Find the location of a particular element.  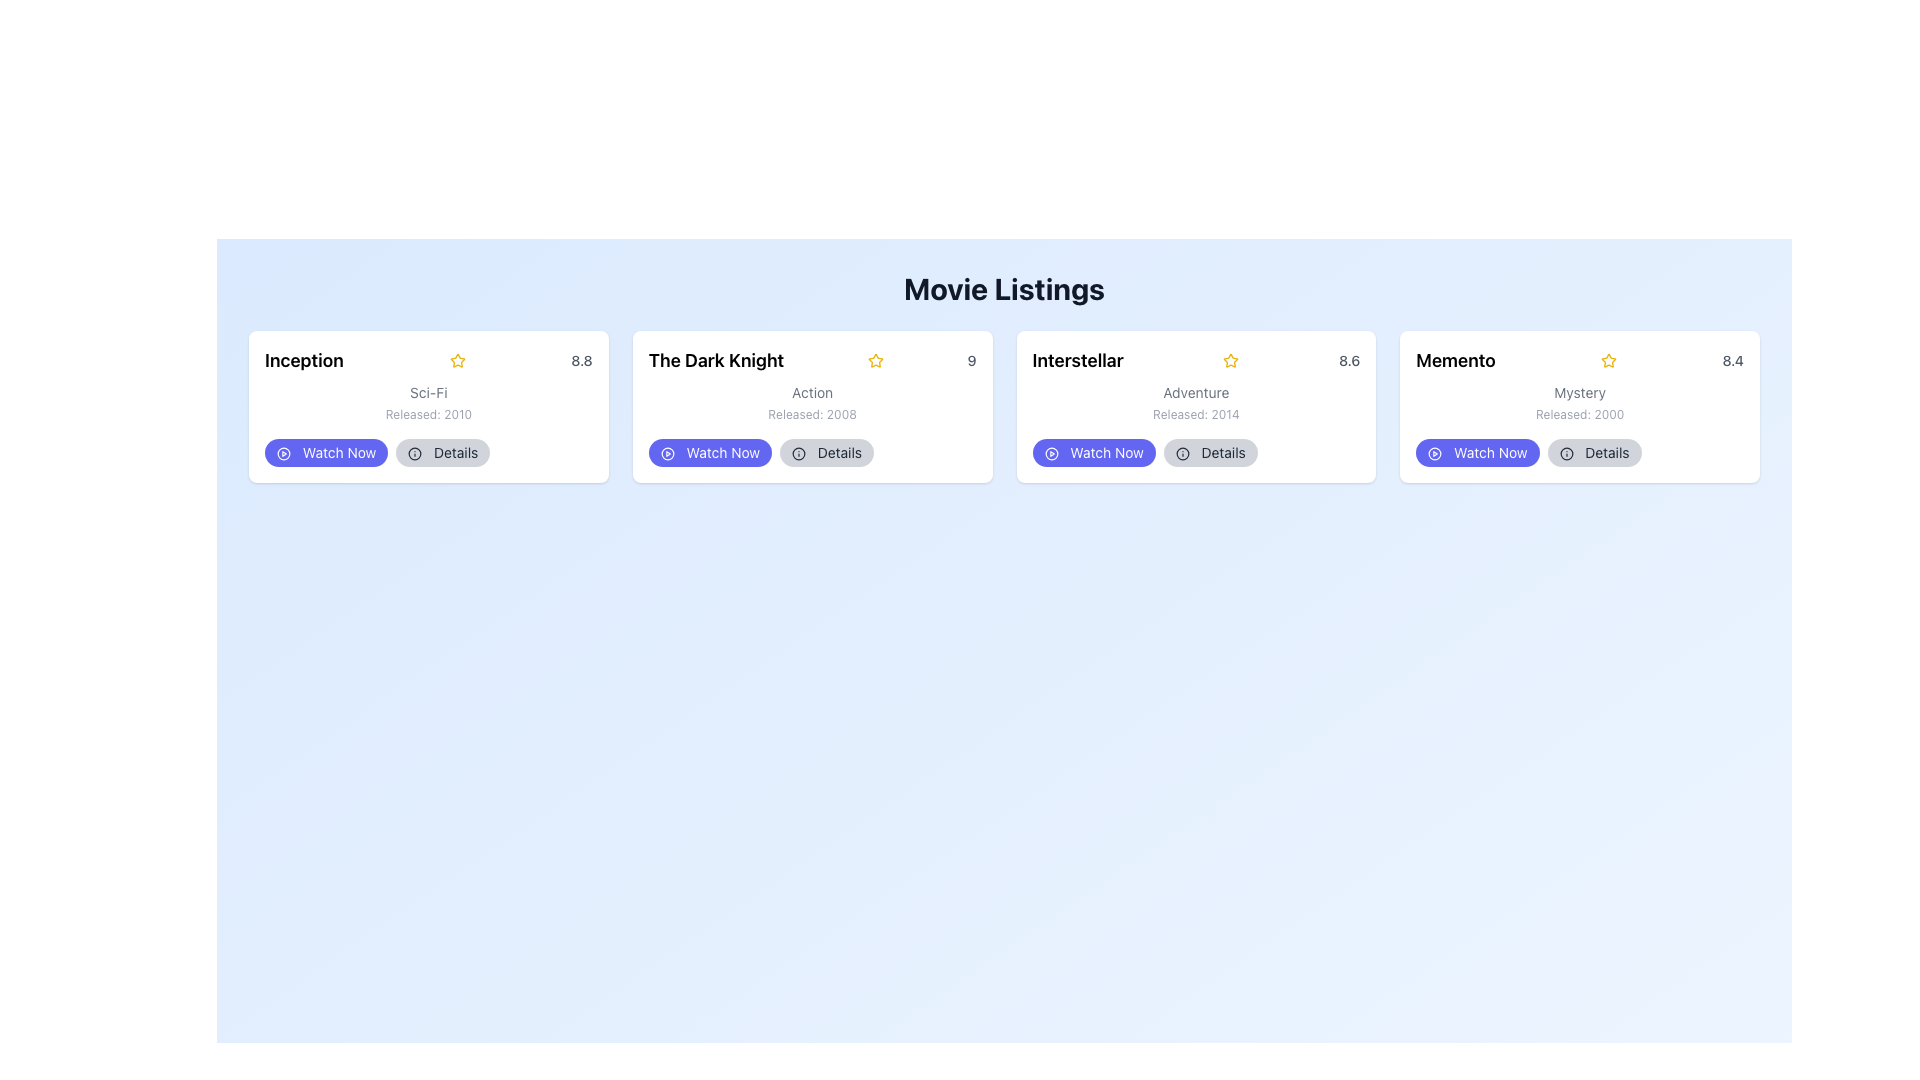

the small circular icon with a gray outline and an 'i' symbol, located to the left of the 'Details' text in the button below the movie card is located at coordinates (797, 454).